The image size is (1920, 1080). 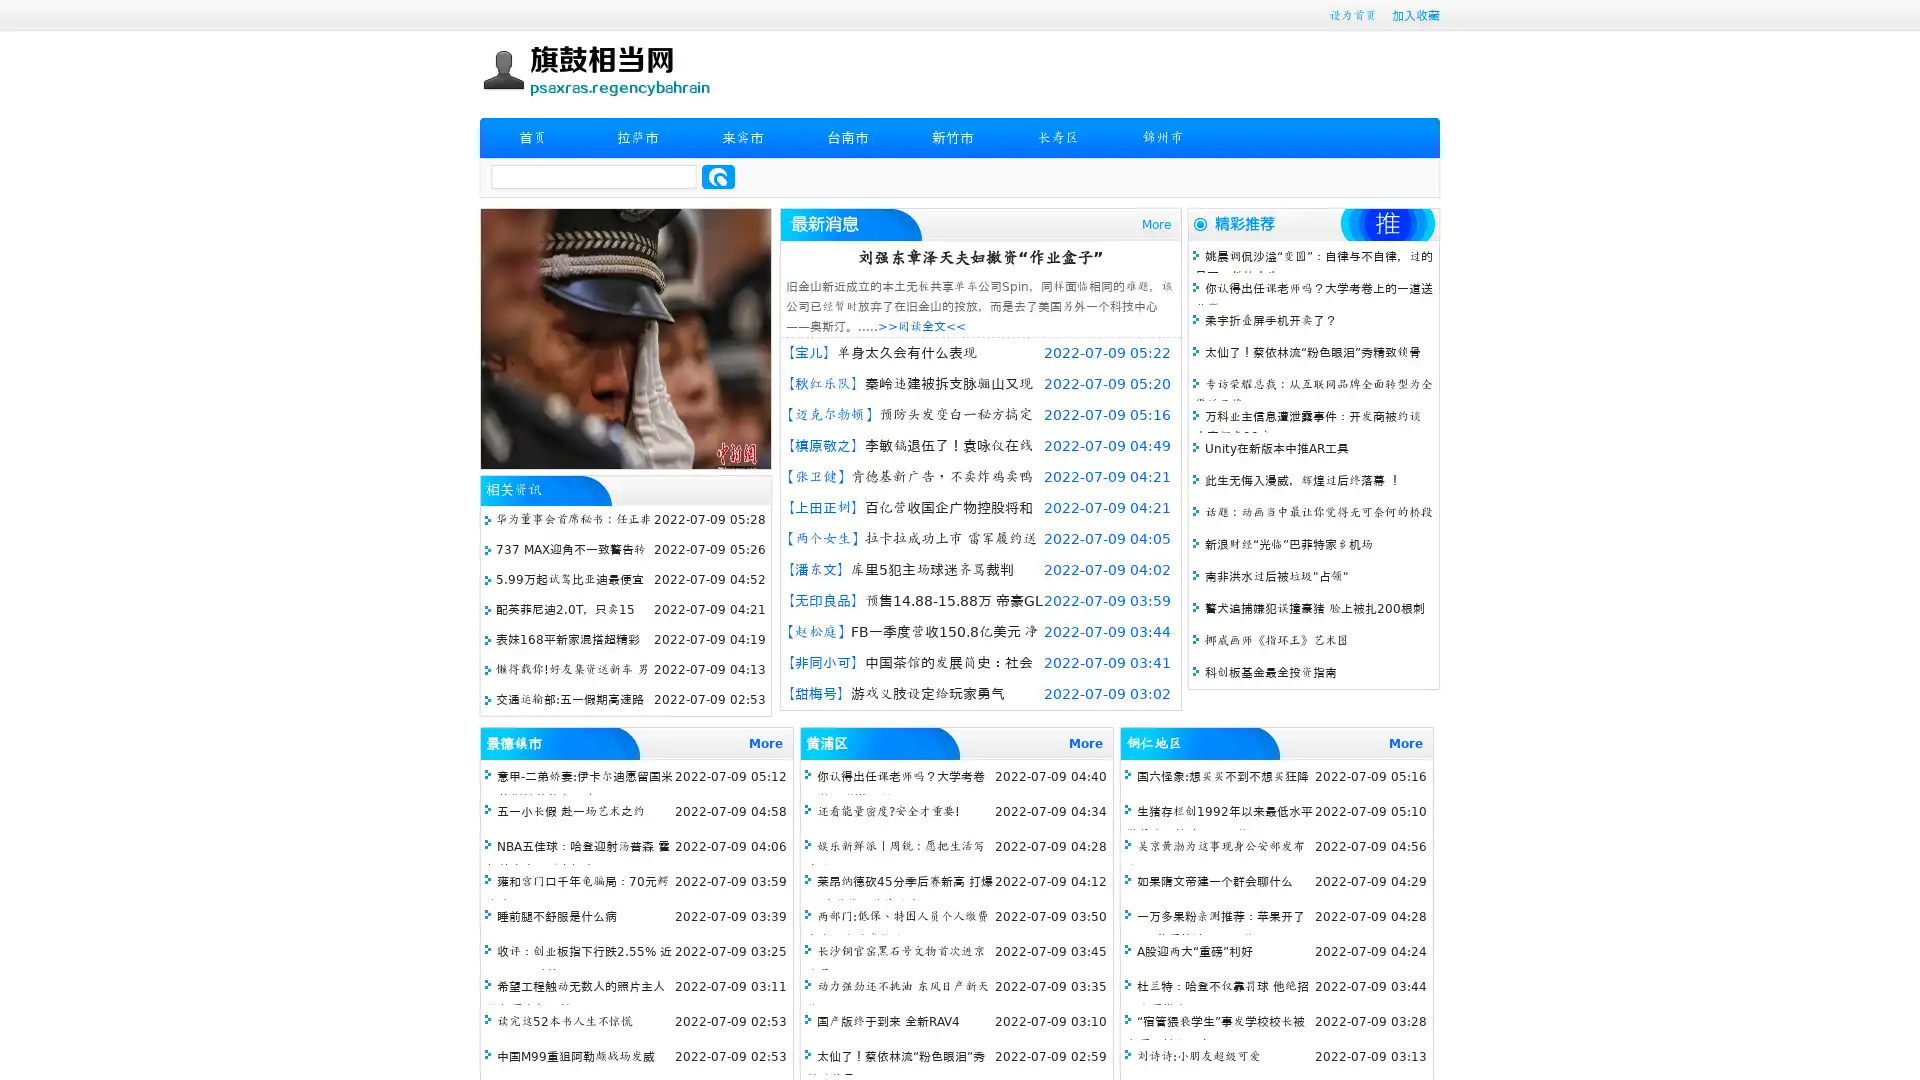 I want to click on Search, so click(x=718, y=176).